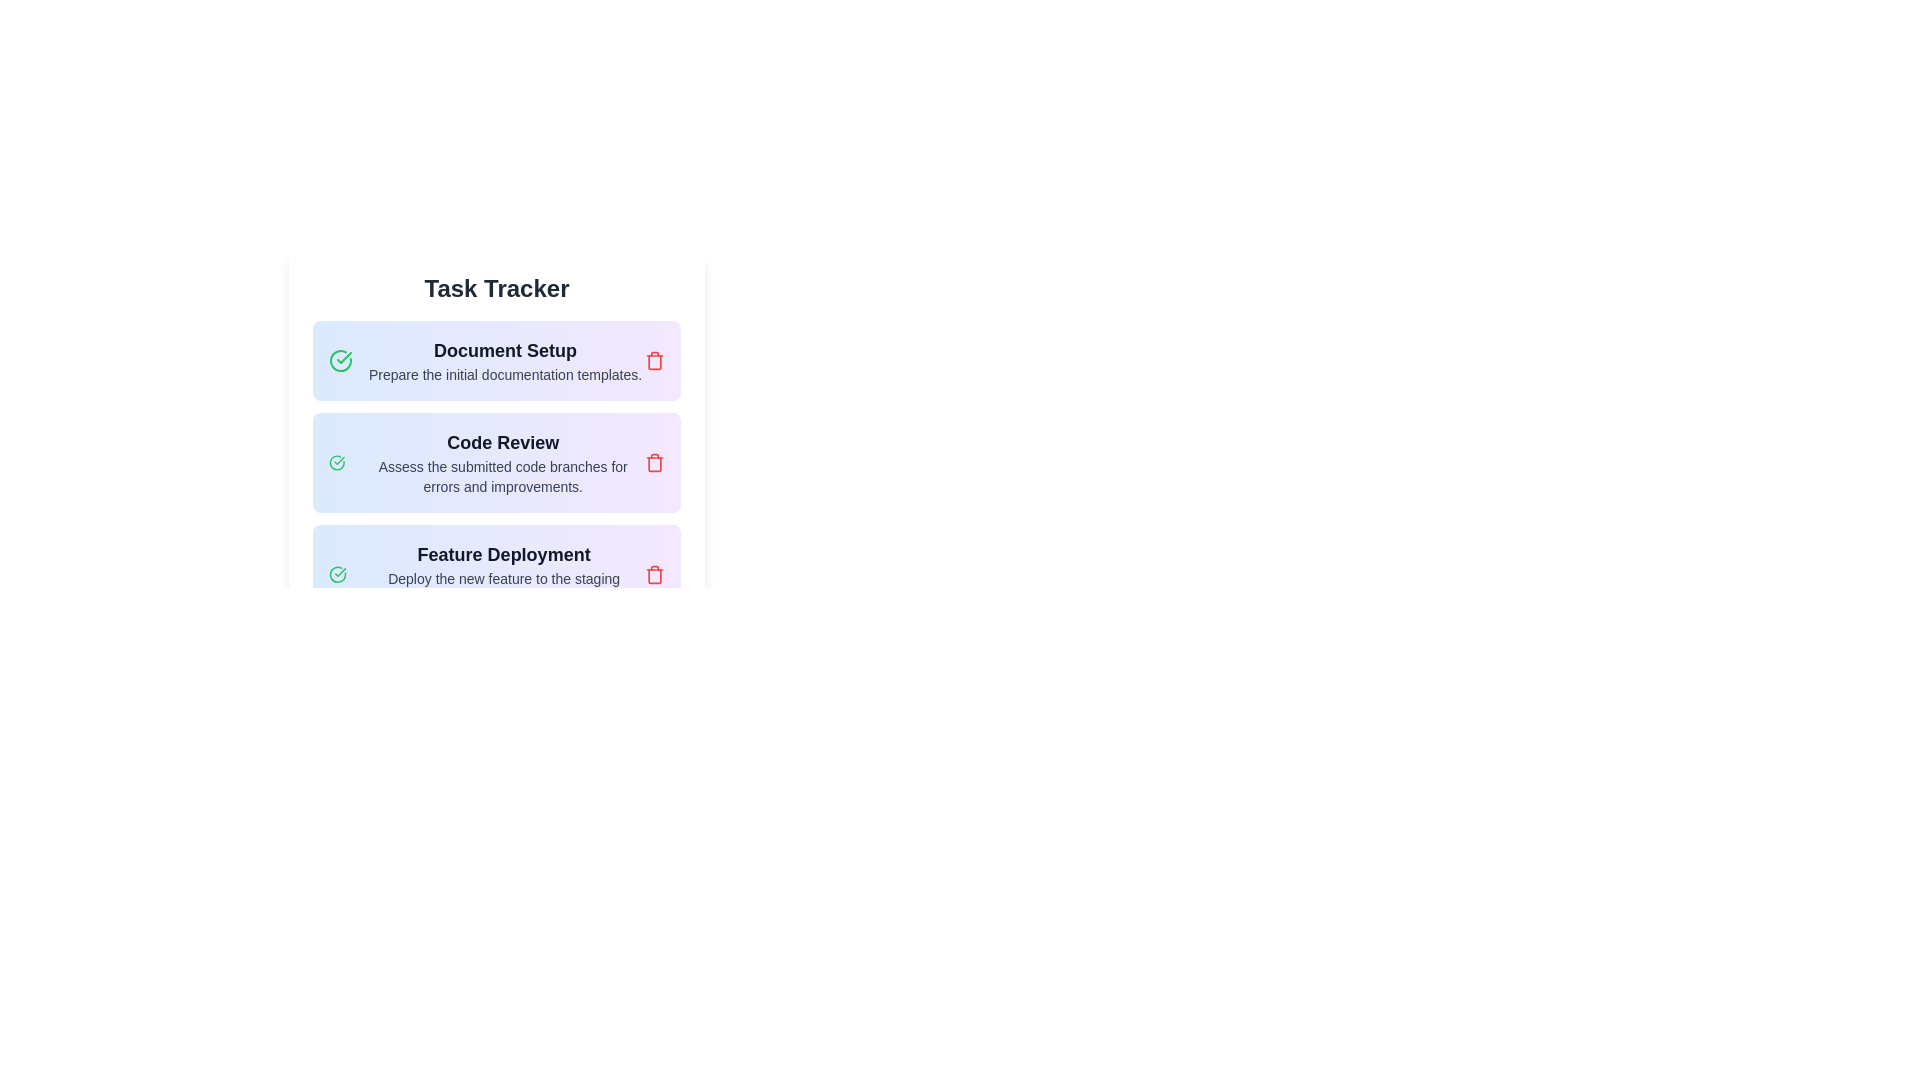  Describe the element at coordinates (338, 574) in the screenshot. I see `the completion status icon for the 'Feature Deployment' task in the task tracker interface, located at the beginning of the row labeled 'Feature Deployment'` at that location.